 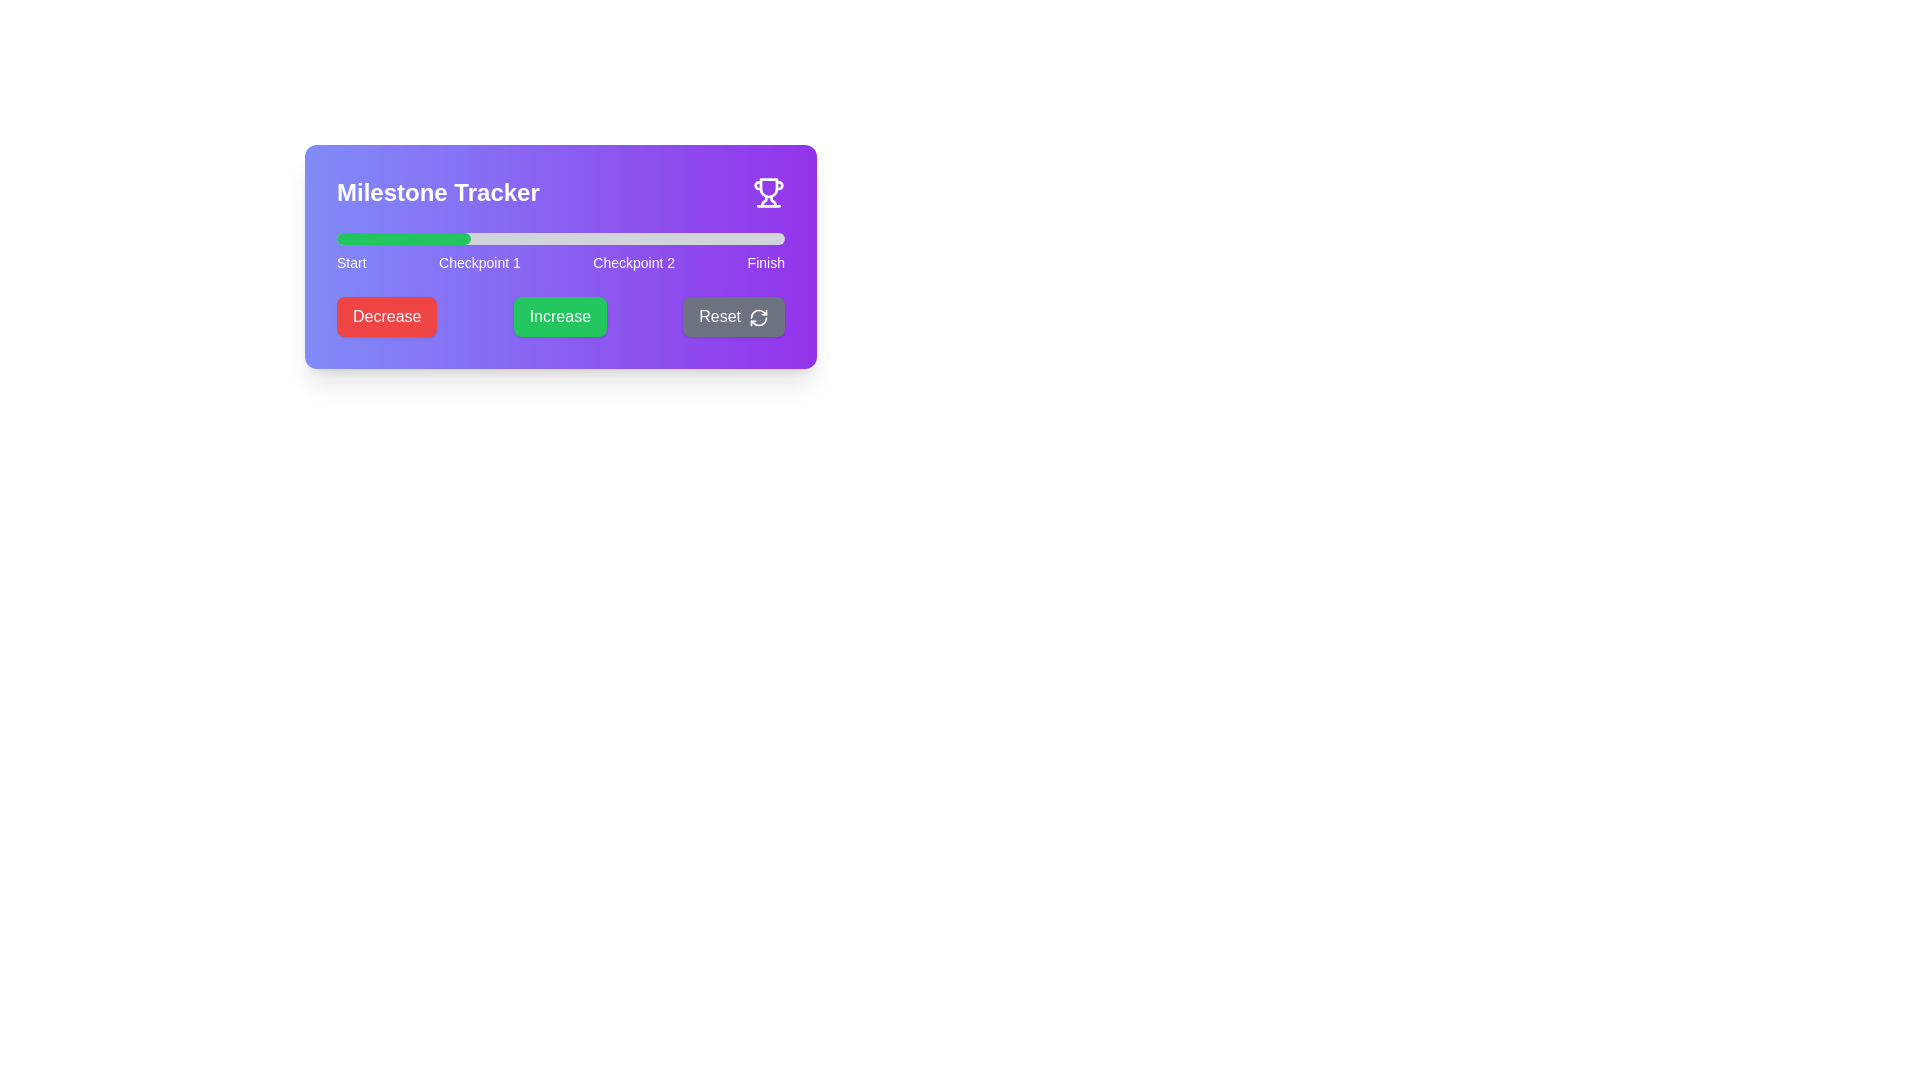 I want to click on the static label reading 'Checkpoint 1', which is styled in white font on a purple background and is the second label in a horizontal sequence of four labels, so click(x=480, y=261).